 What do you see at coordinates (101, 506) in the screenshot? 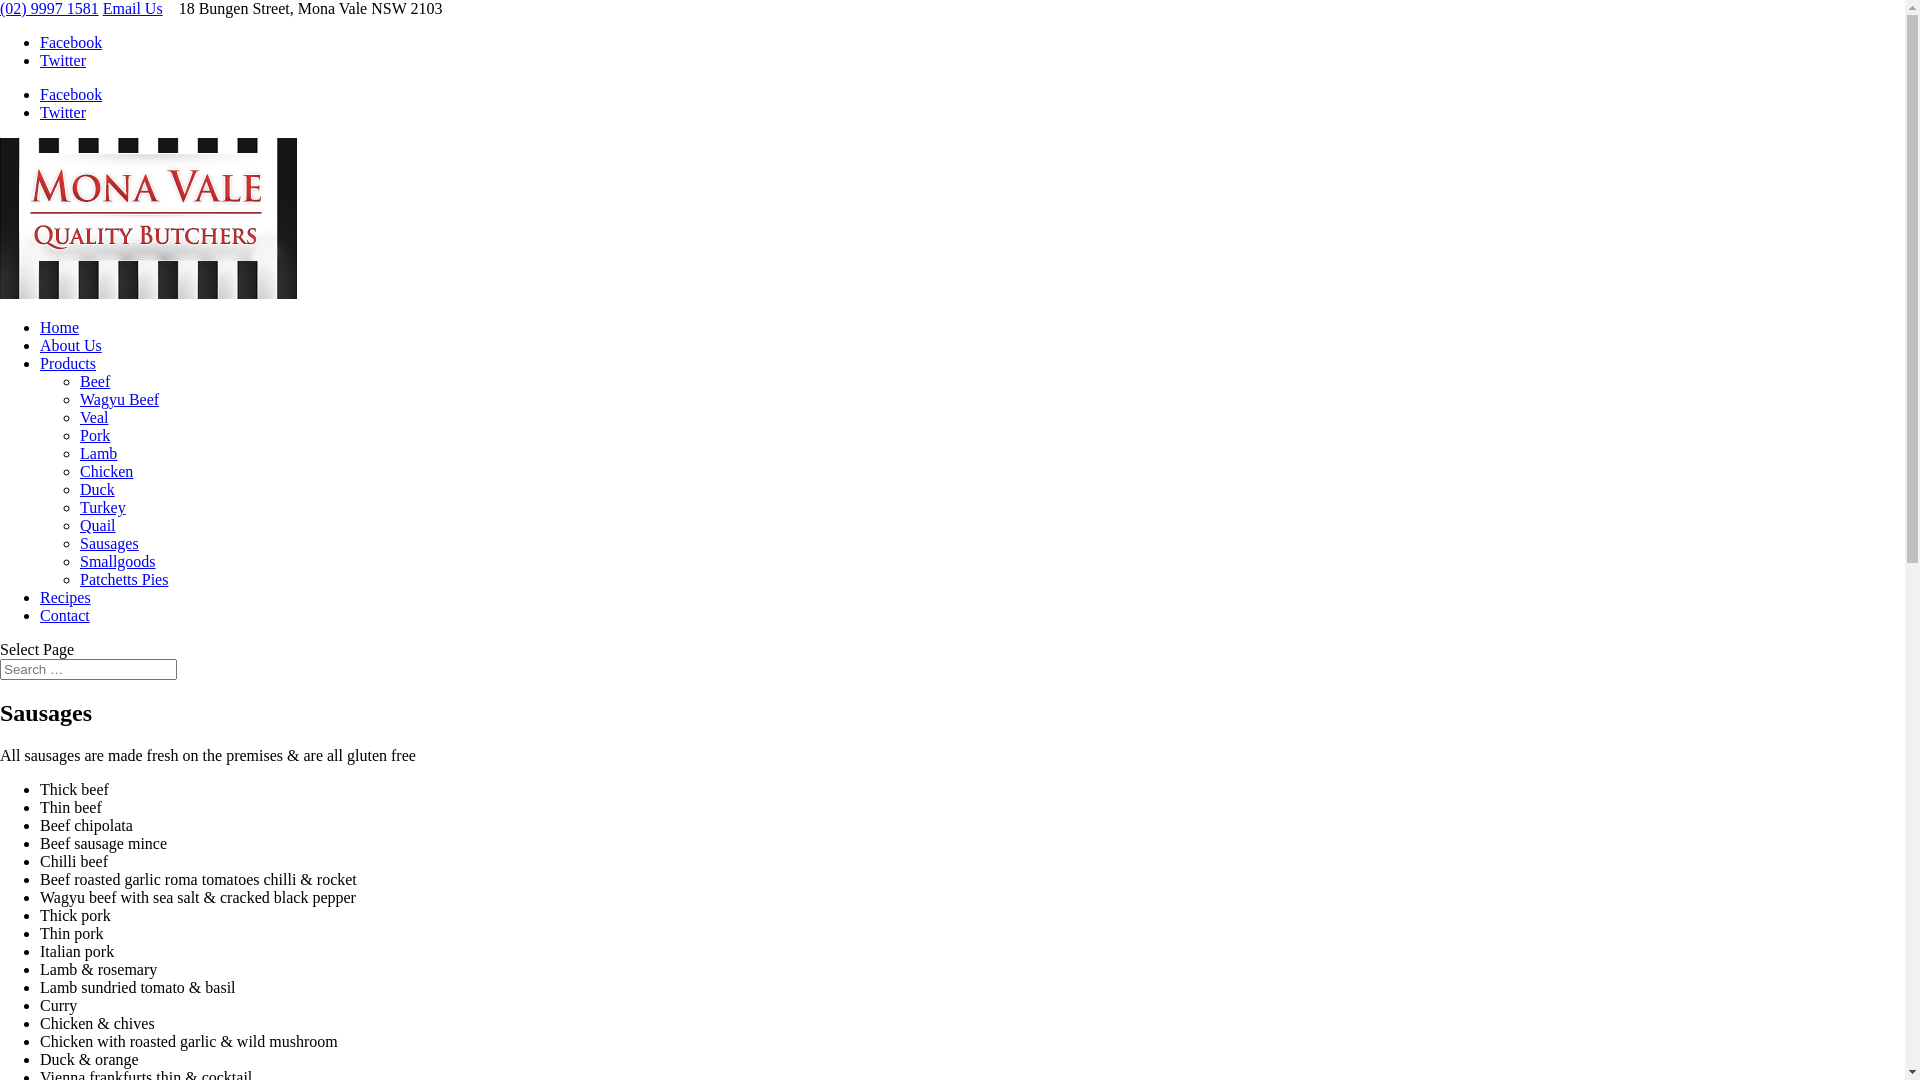
I see `'Turkey'` at bounding box center [101, 506].